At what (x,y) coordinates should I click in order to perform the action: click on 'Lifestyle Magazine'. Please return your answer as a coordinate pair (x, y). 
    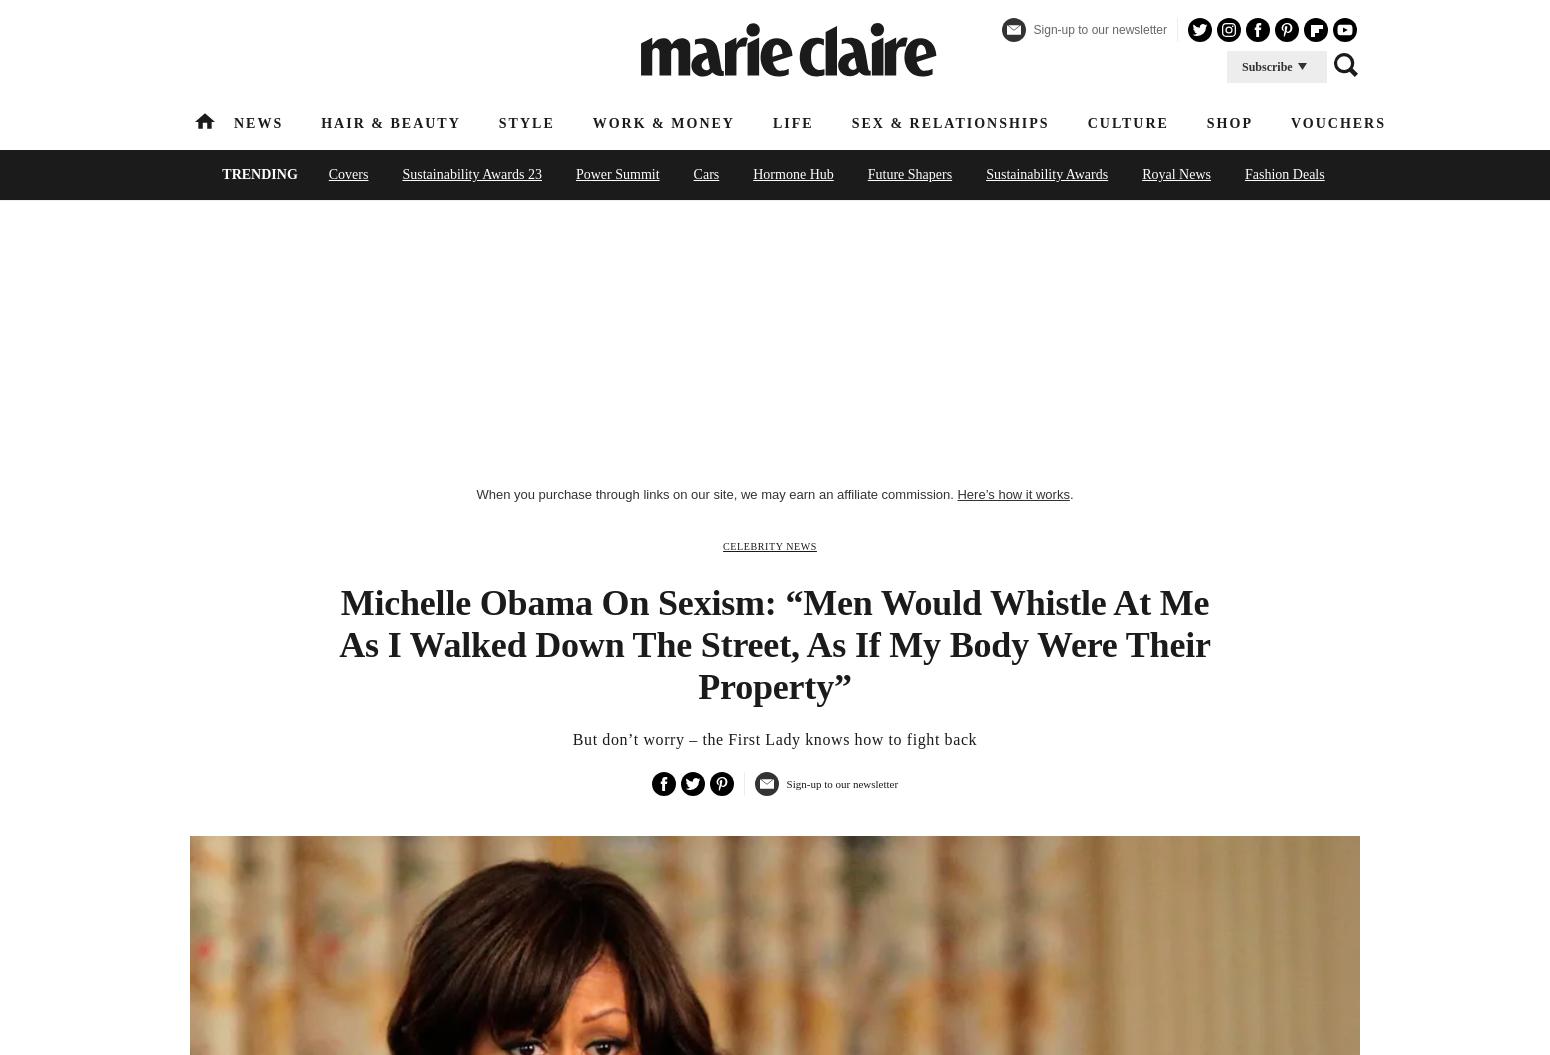
    Looking at the image, I should click on (505, 220).